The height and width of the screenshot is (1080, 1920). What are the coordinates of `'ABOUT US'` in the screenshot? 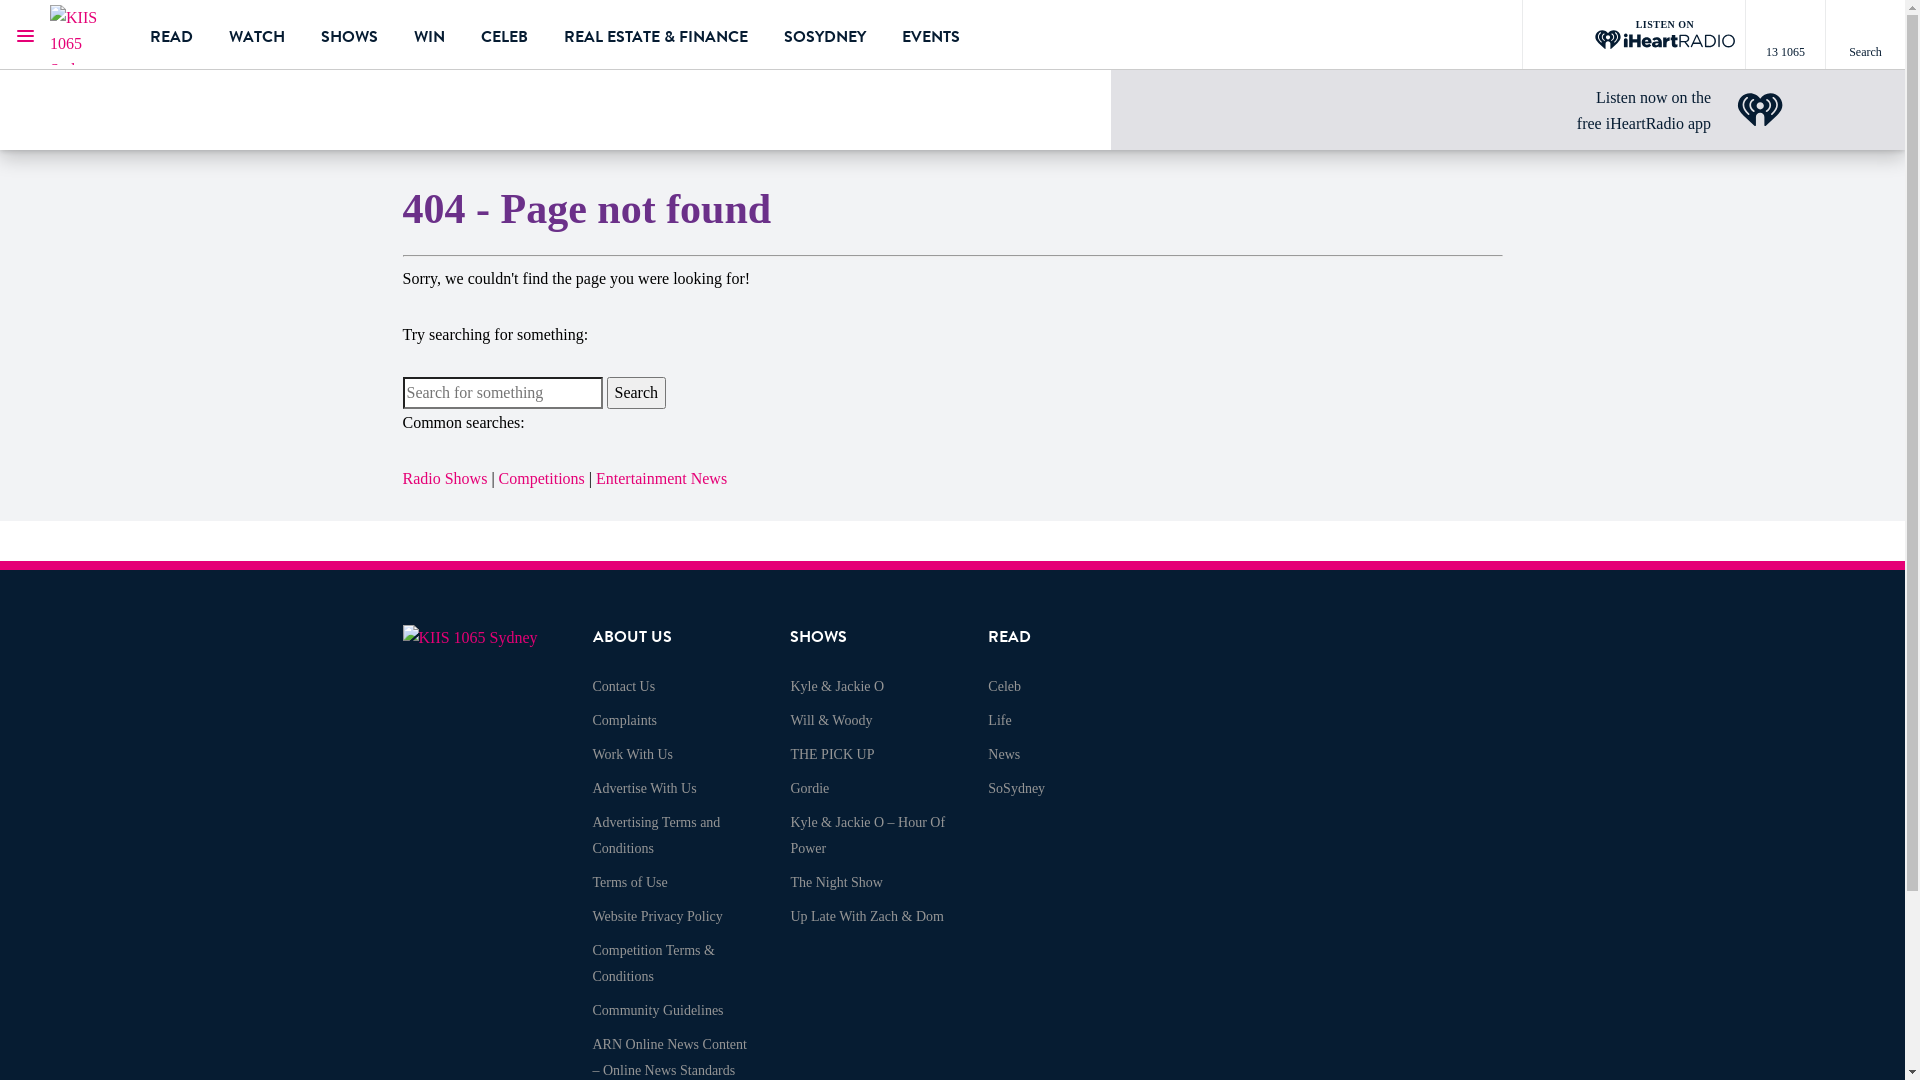 It's located at (630, 636).